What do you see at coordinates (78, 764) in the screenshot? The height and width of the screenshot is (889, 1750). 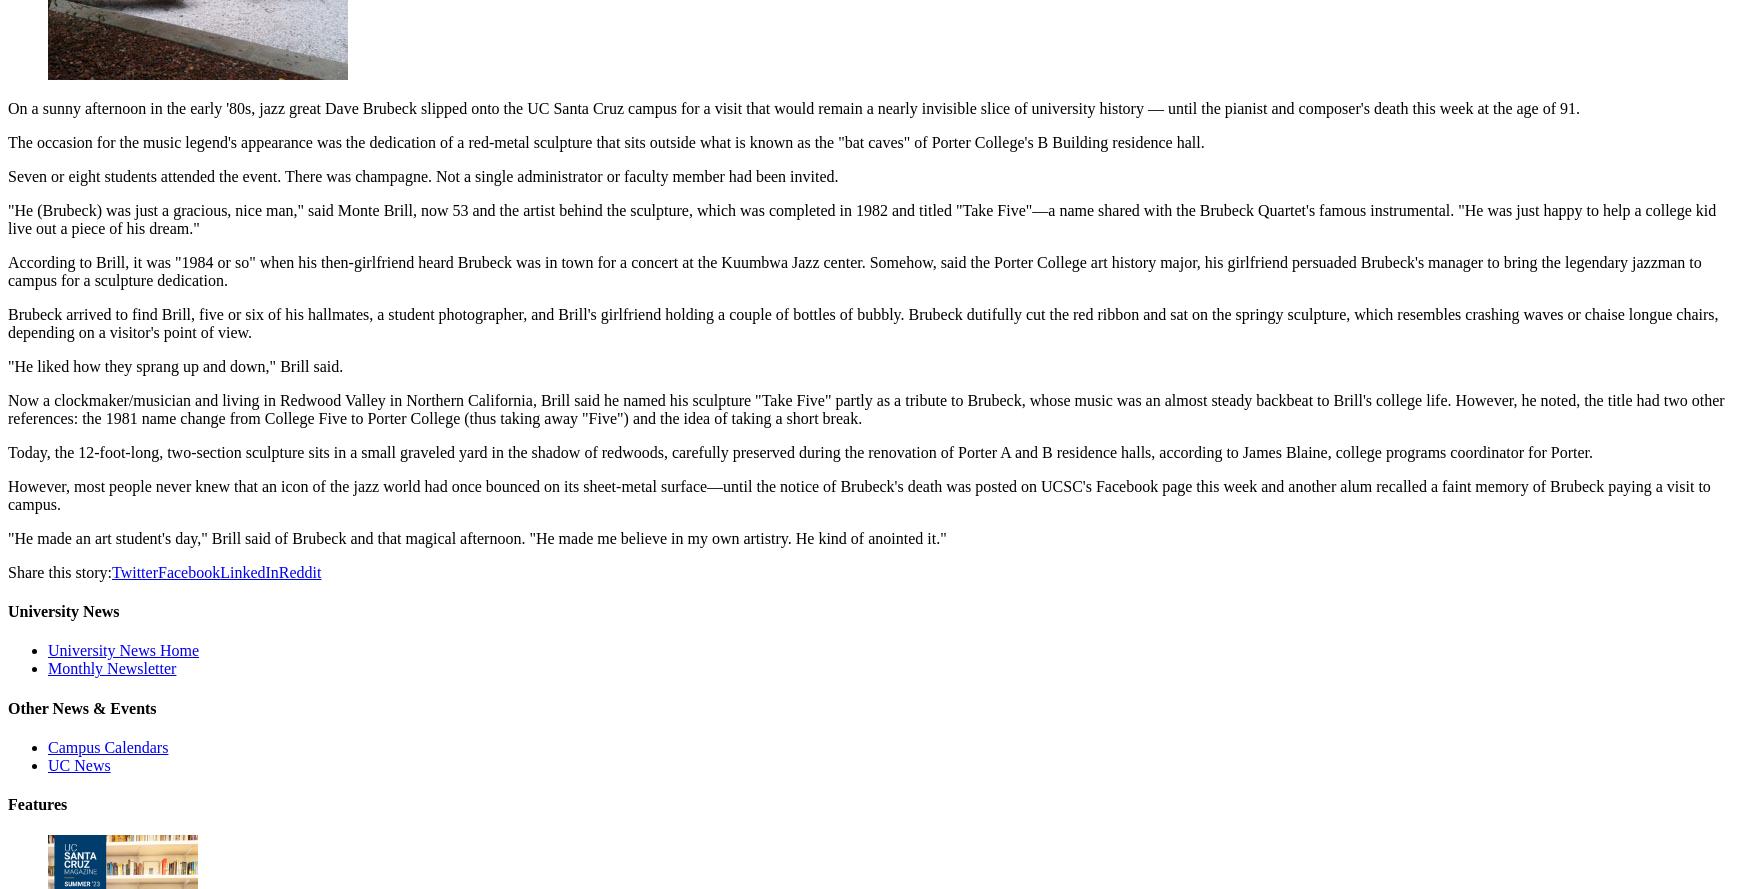 I see `'UC News'` at bounding box center [78, 764].